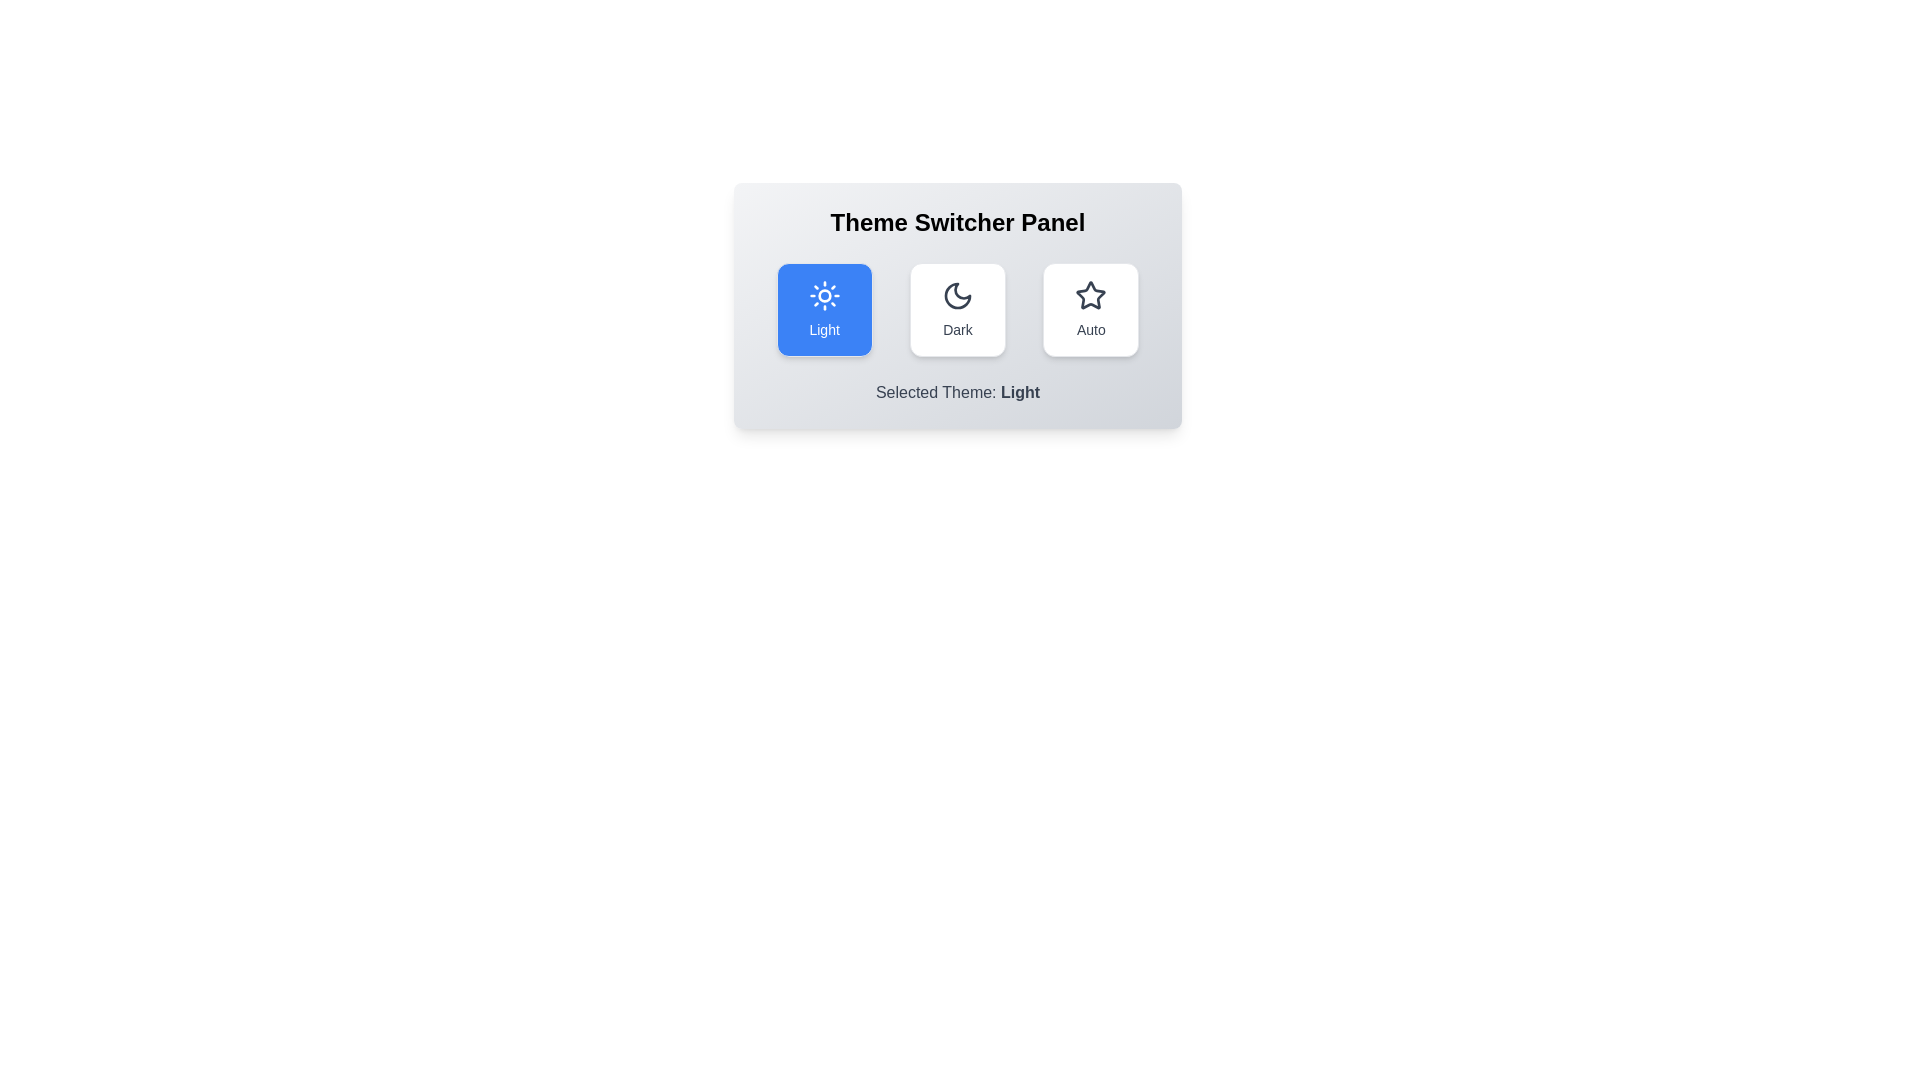  I want to click on the decorative icon representing the 'Auto' theme option, which is located at the top-center of the 'Auto' card in the theme options row, so click(1090, 296).